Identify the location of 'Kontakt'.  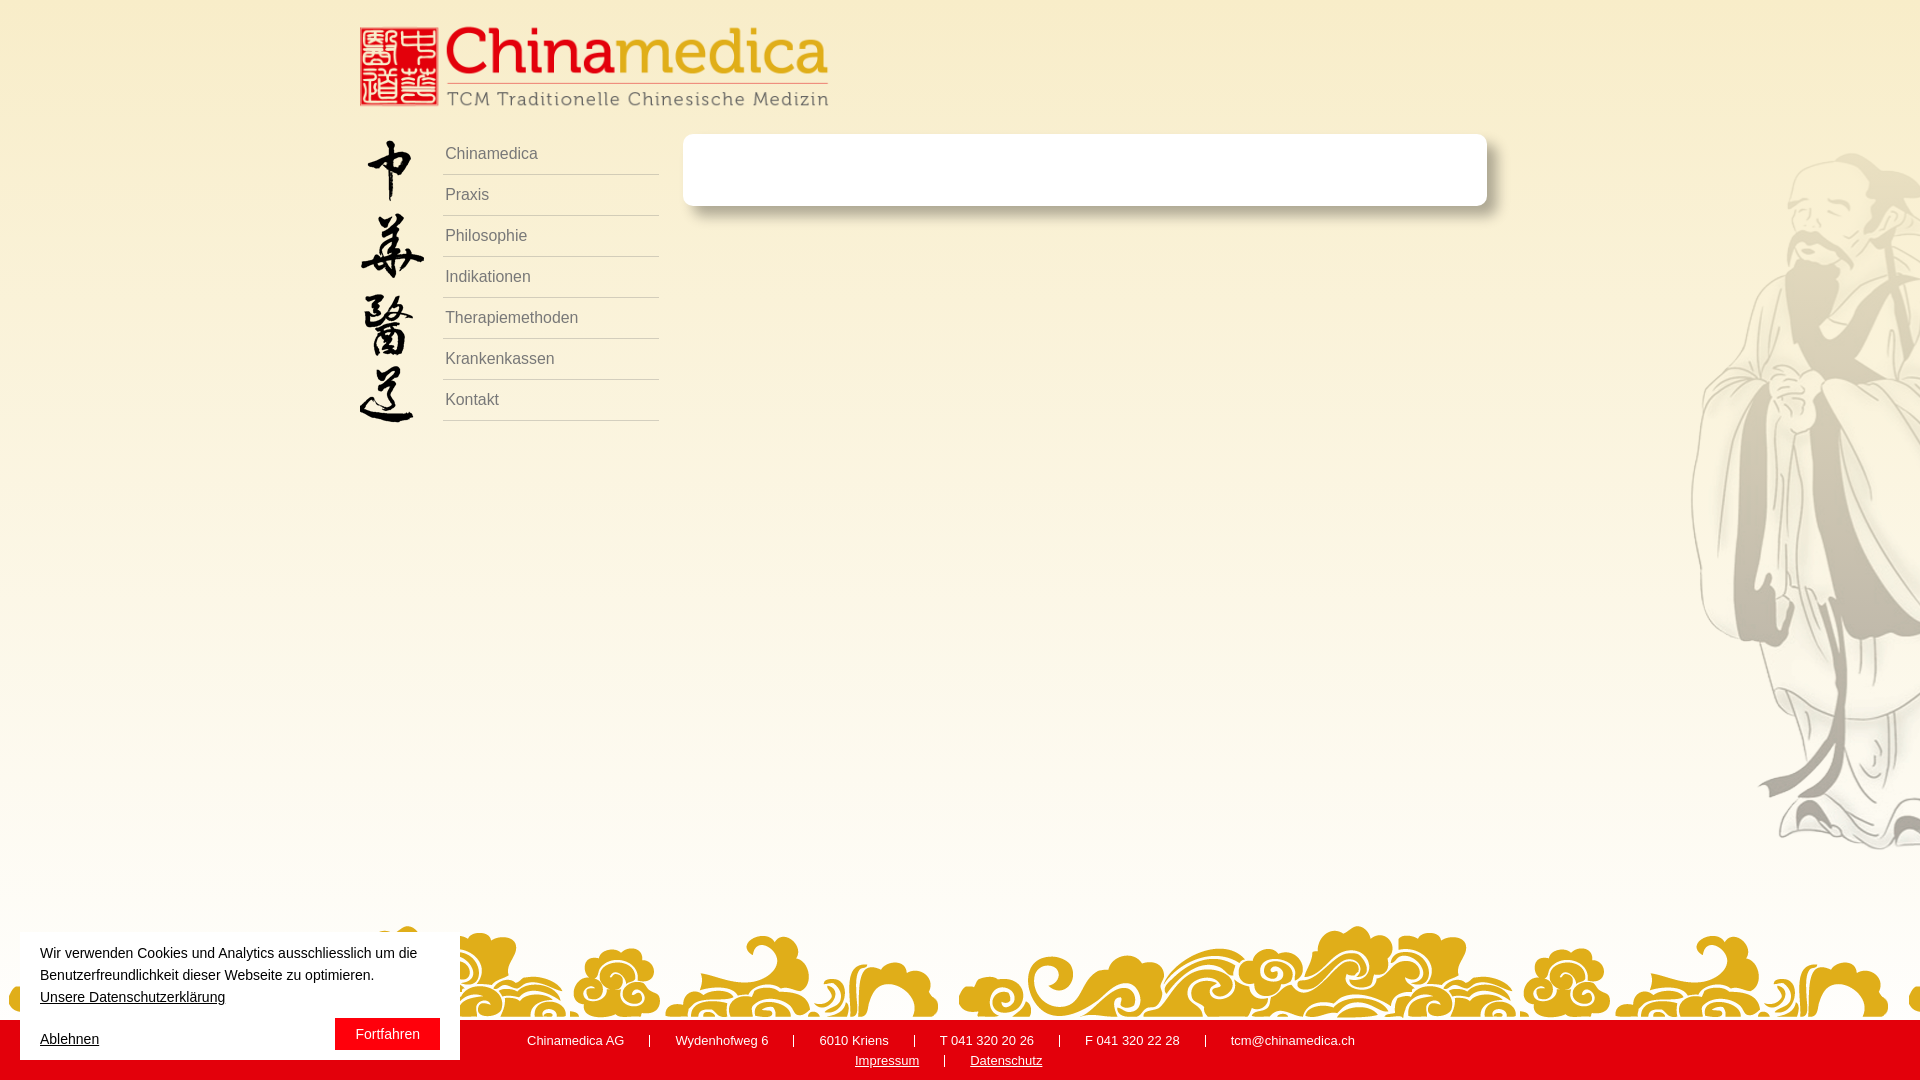
(551, 400).